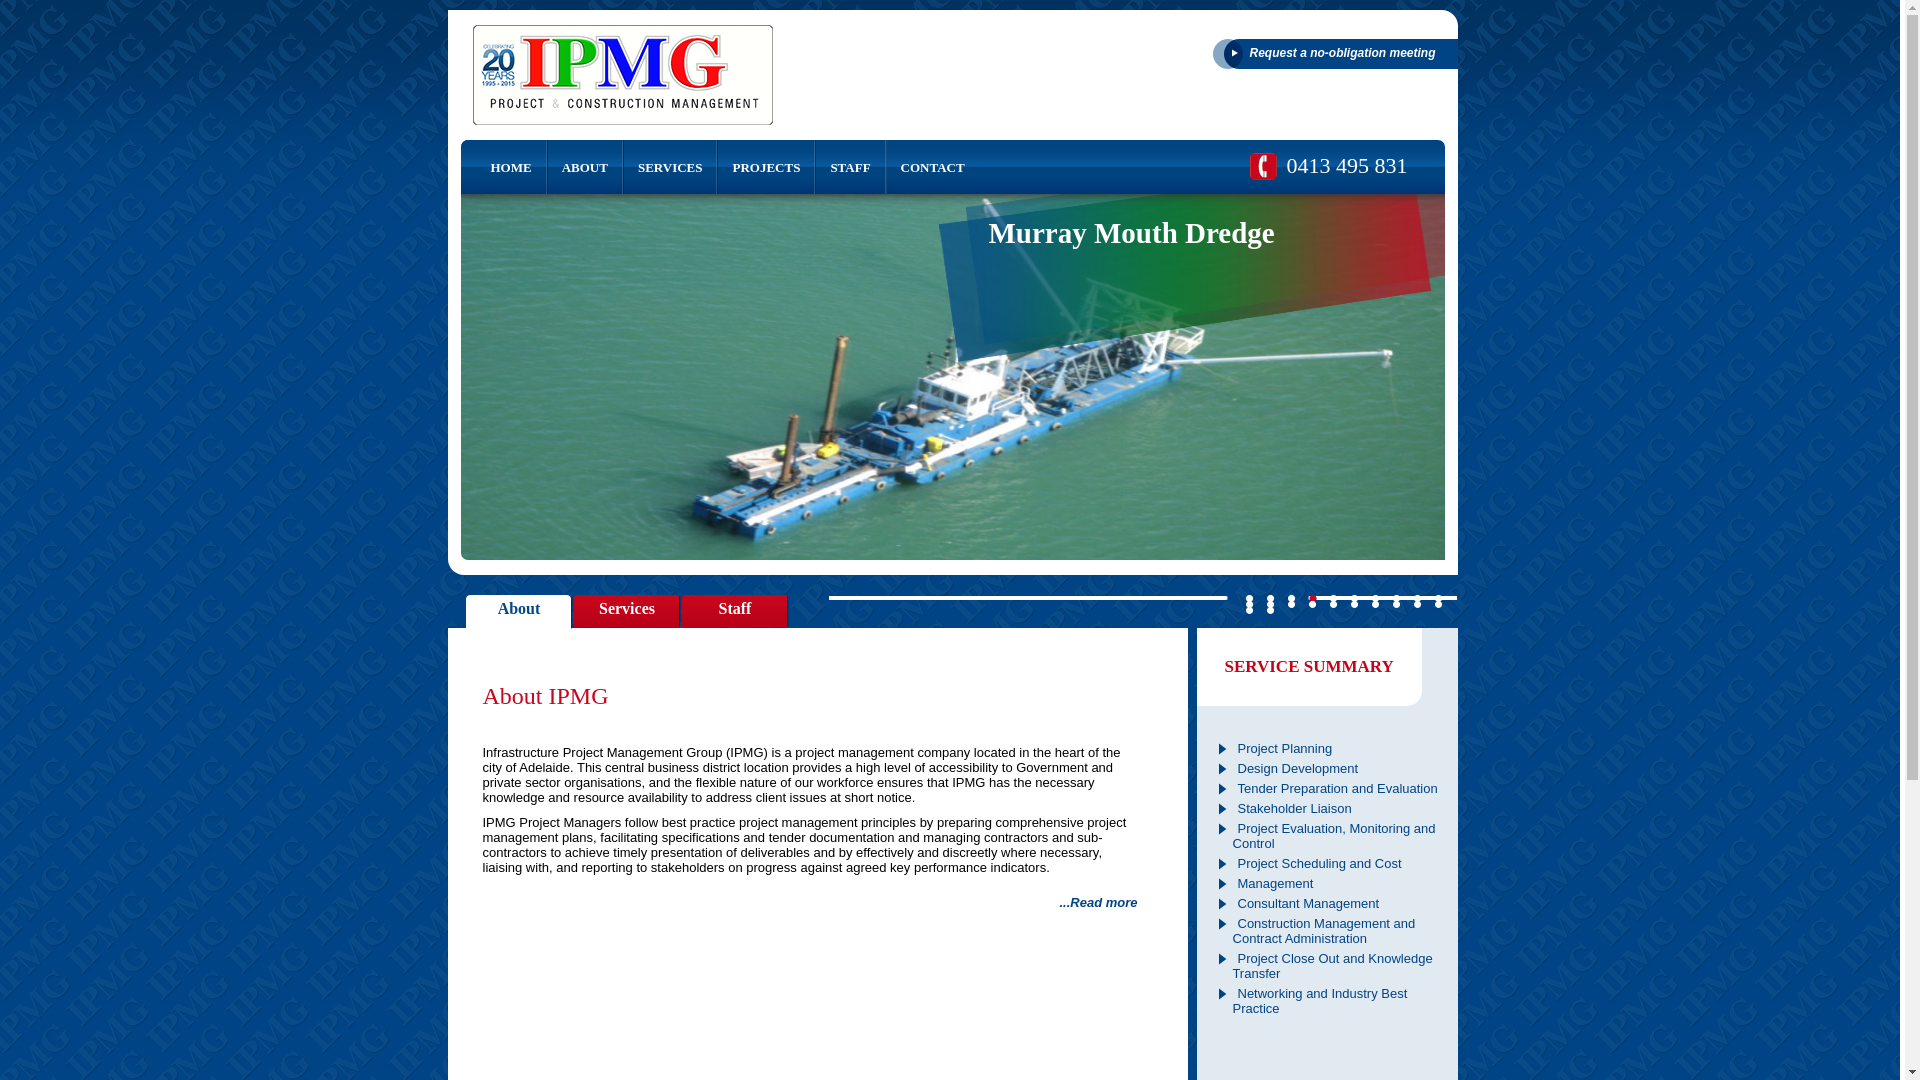 This screenshot has height=1080, width=1920. I want to click on '15', so click(1334, 603).